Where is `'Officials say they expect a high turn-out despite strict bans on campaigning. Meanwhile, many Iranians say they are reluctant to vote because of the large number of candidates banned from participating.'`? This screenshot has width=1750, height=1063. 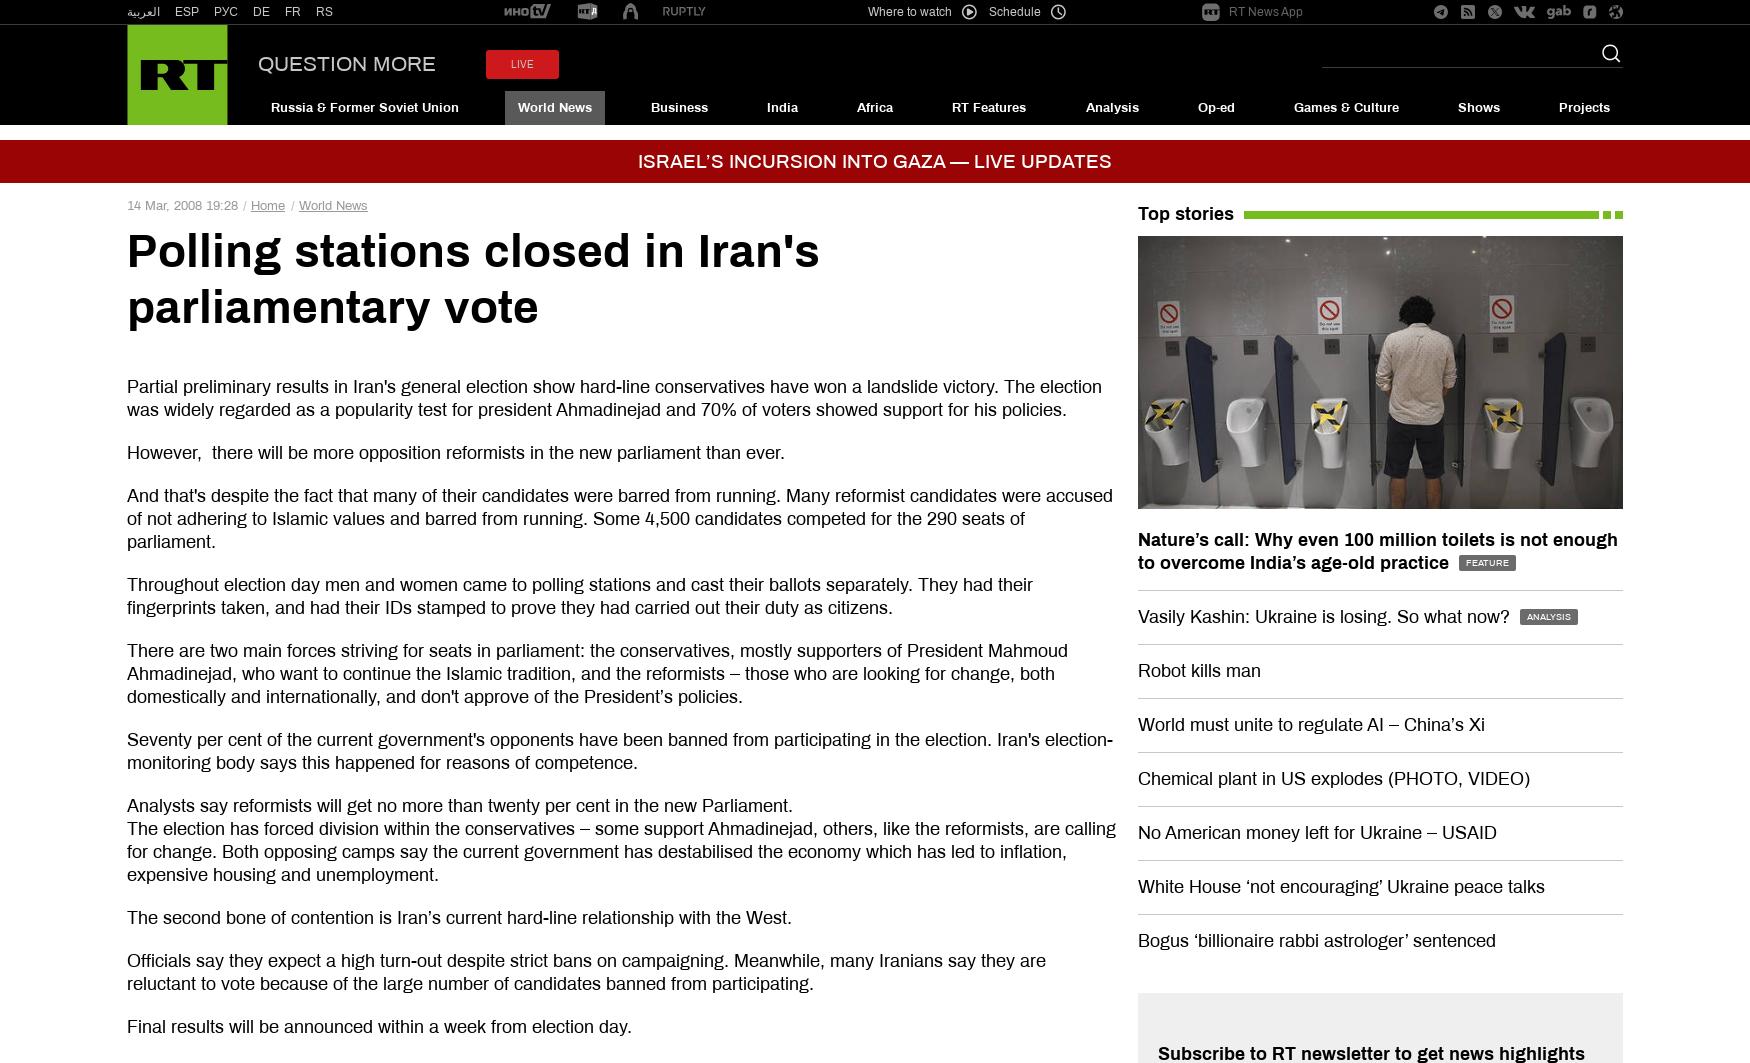
'Officials say they expect a high turn-out despite strict bans on campaigning. Meanwhile, many Iranians say they are reluctant to vote because of the large number of candidates banned from participating.' is located at coordinates (586, 971).